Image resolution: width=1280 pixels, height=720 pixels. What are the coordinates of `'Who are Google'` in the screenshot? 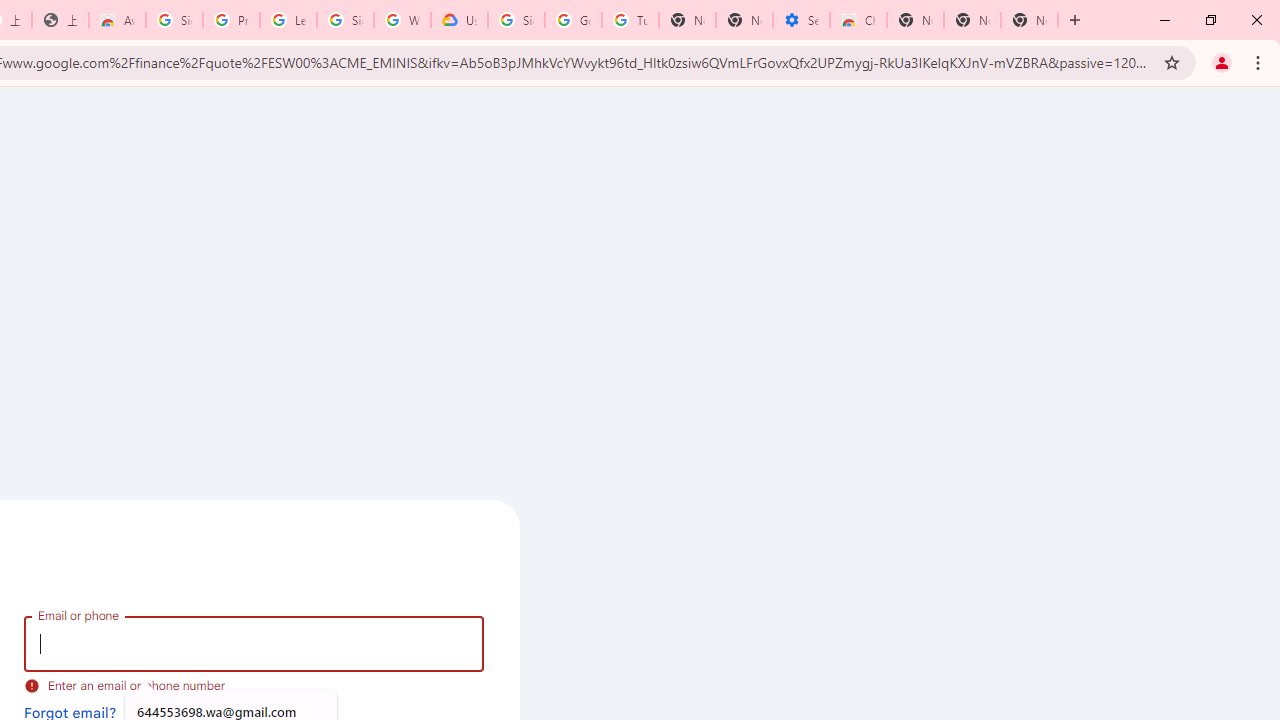 It's located at (401, 20).